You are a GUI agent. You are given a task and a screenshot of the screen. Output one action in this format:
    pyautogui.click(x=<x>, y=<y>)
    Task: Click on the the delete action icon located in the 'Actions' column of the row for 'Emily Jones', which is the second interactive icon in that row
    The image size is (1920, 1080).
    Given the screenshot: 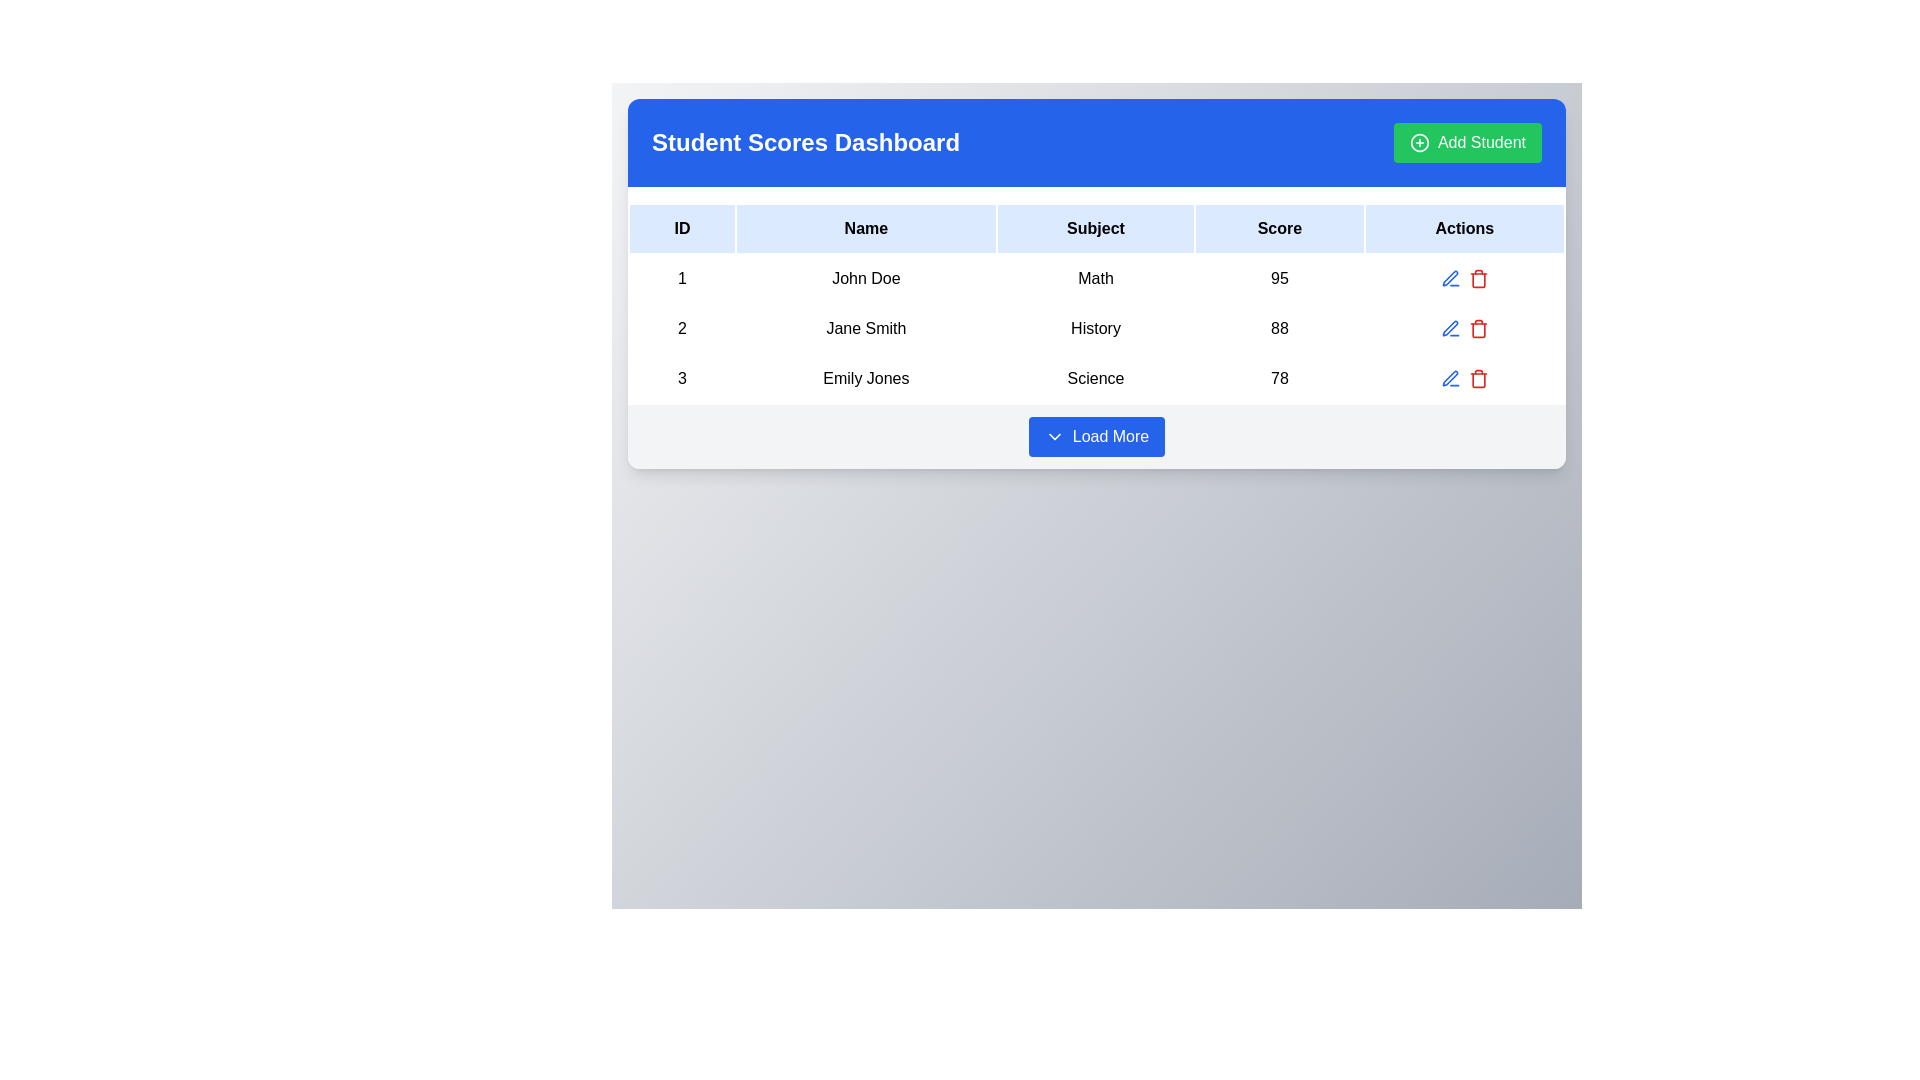 What is the action you would take?
    pyautogui.click(x=1478, y=278)
    